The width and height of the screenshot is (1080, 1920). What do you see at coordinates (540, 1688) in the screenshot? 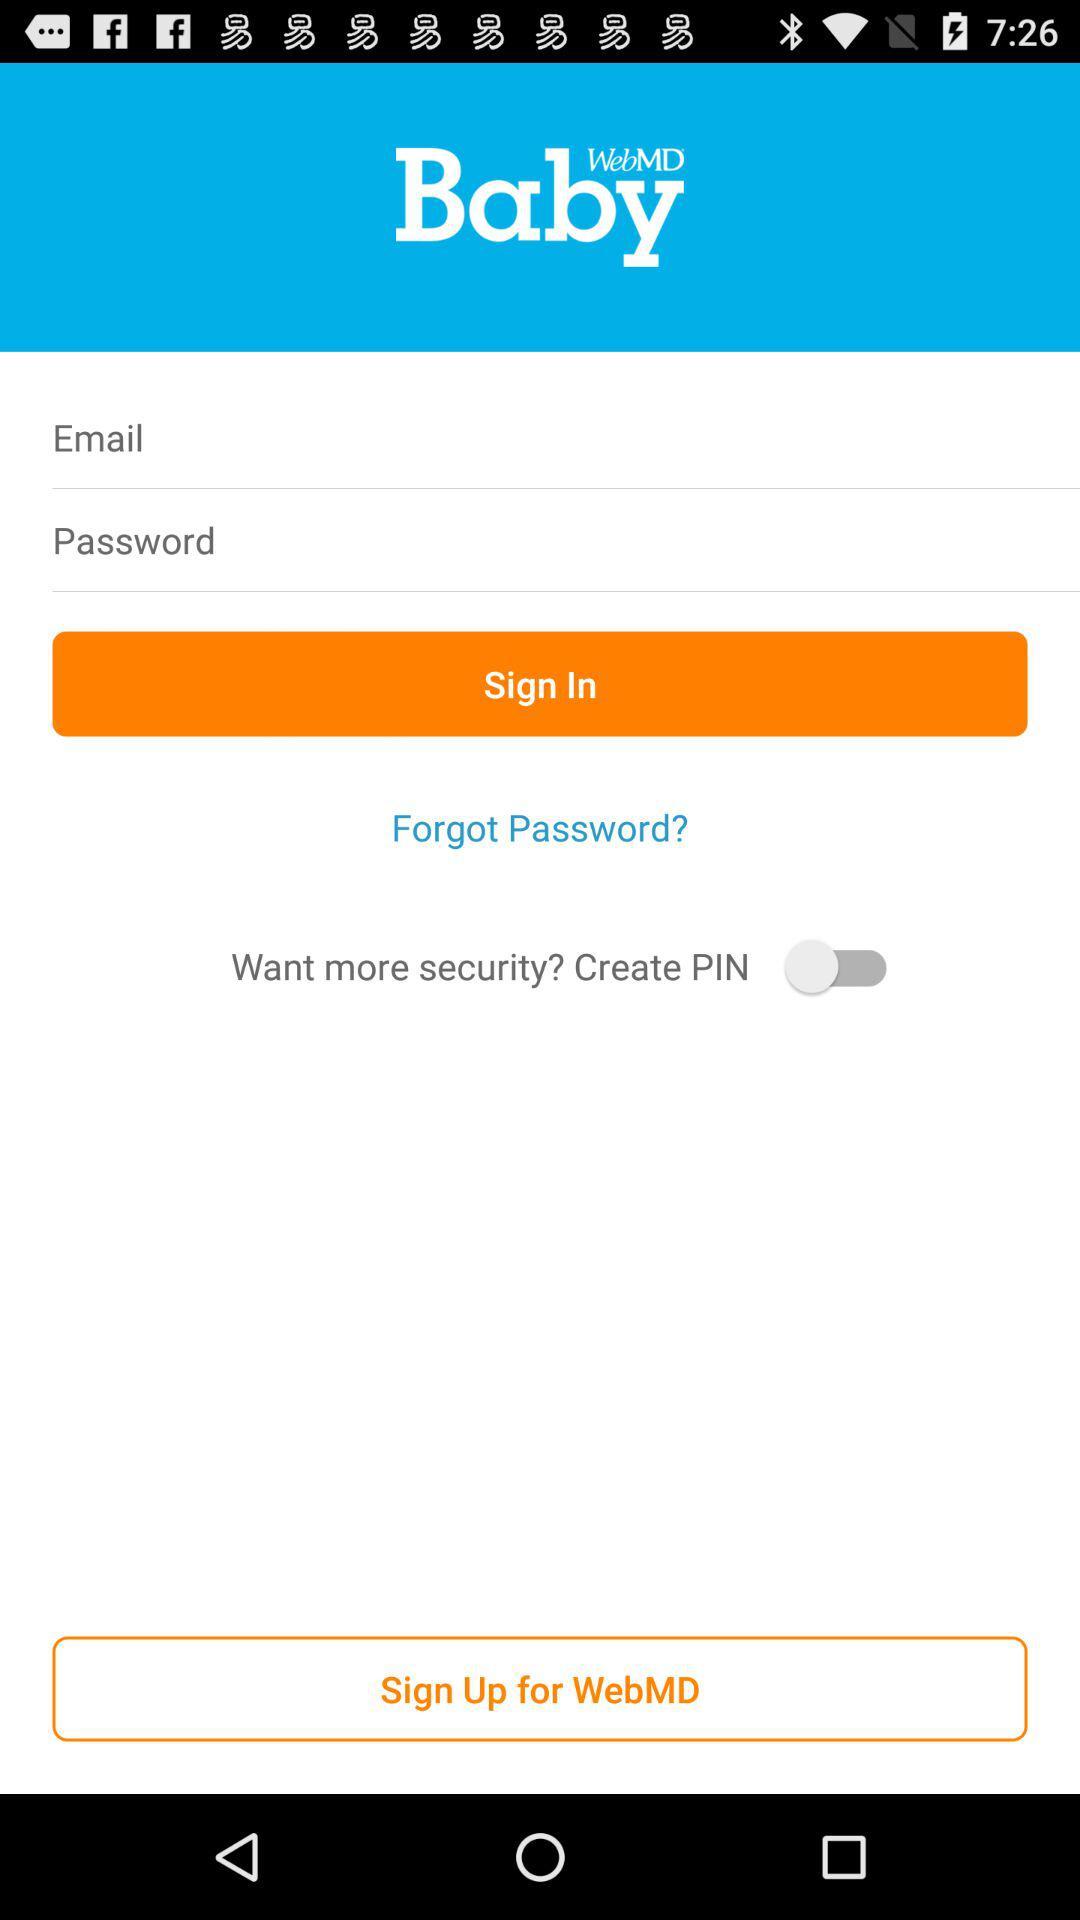
I see `item at the bottom` at bounding box center [540, 1688].